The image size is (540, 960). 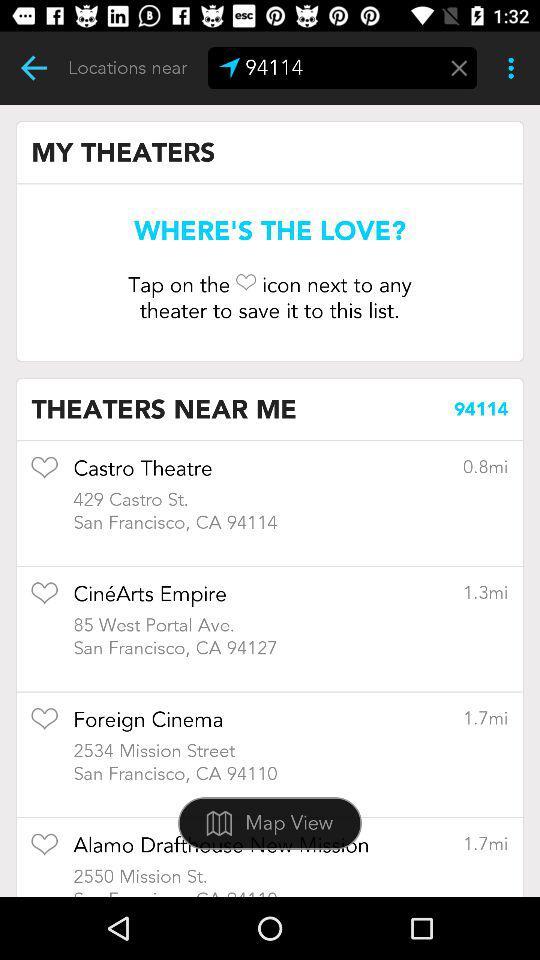 What do you see at coordinates (44, 474) in the screenshot?
I see `castro theatre to favorites` at bounding box center [44, 474].